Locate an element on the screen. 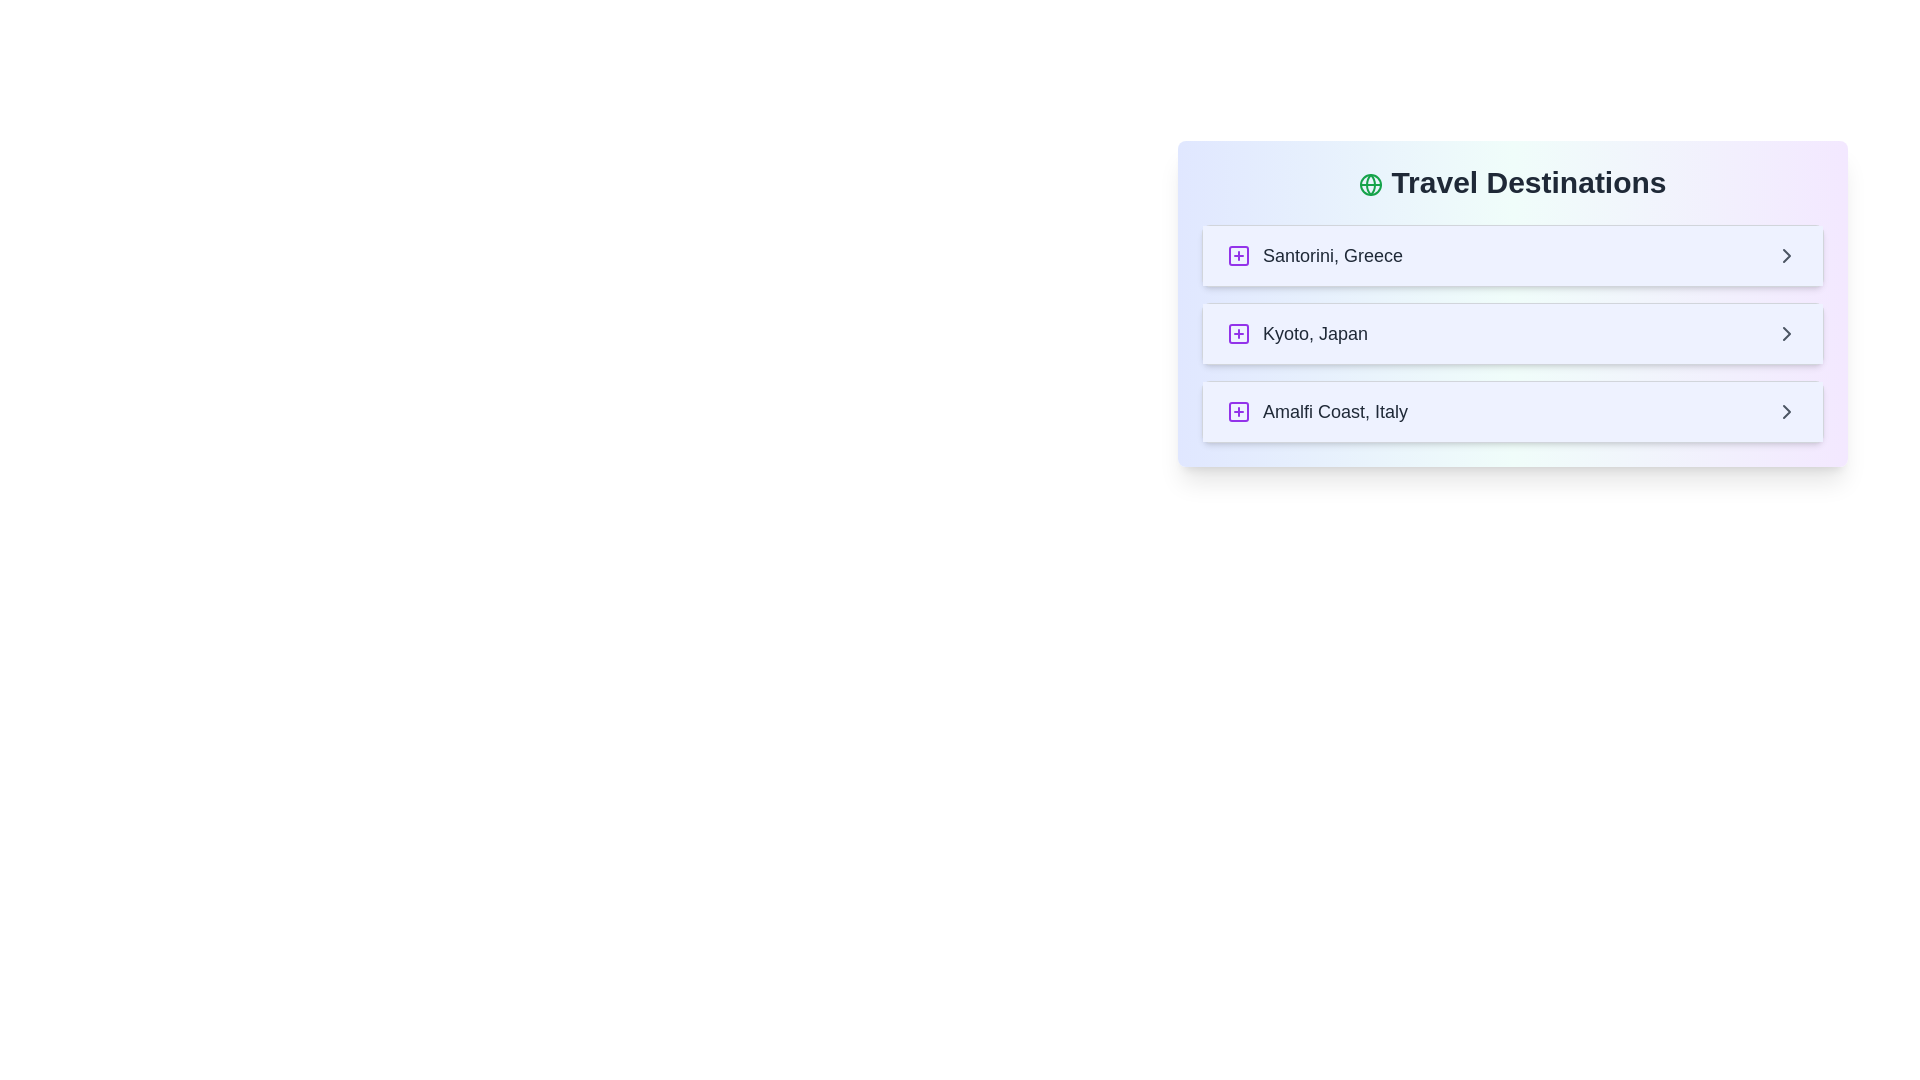 This screenshot has width=1920, height=1080. the text label displaying 'Kyoto, Japan', which is the second item in the vertical list of destinations is located at coordinates (1315, 333).